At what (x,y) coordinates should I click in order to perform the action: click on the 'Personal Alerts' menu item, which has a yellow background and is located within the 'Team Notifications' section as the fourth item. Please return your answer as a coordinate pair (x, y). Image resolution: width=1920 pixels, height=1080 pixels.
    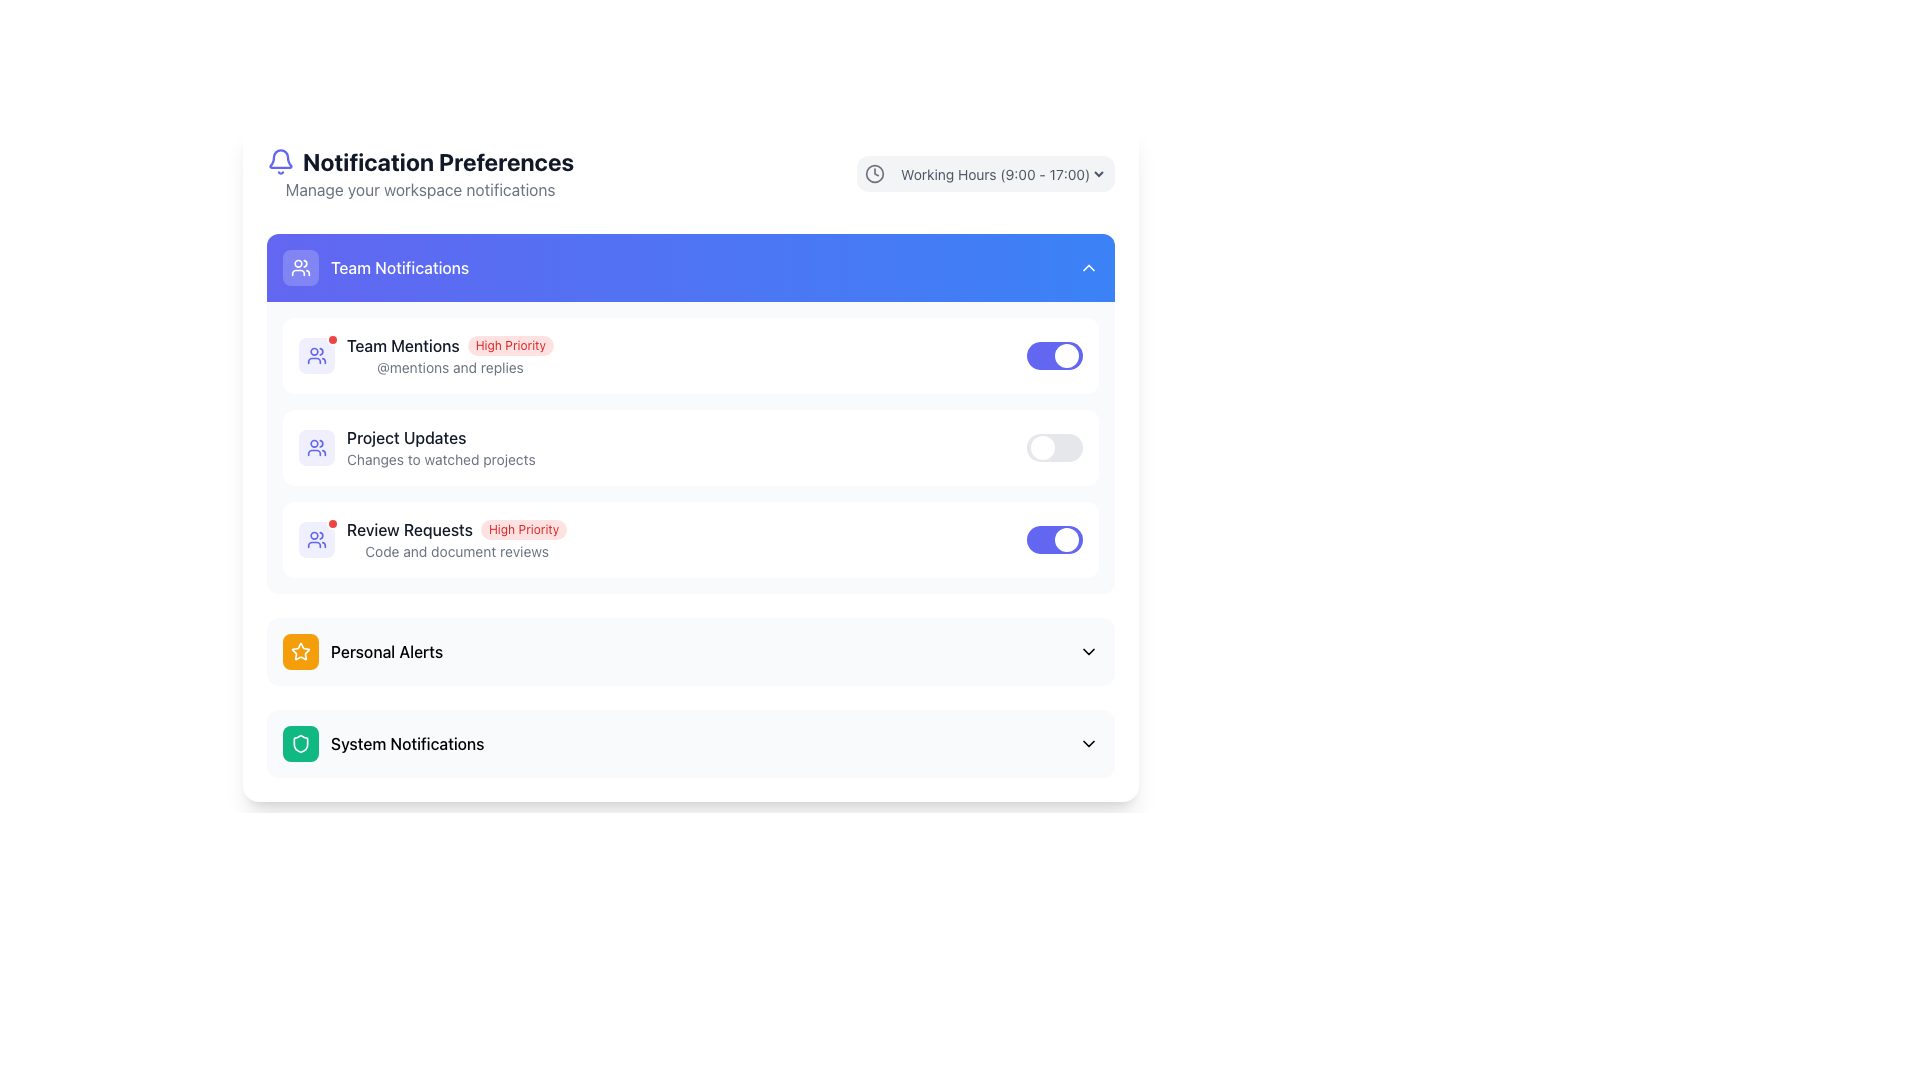
    Looking at the image, I should click on (363, 651).